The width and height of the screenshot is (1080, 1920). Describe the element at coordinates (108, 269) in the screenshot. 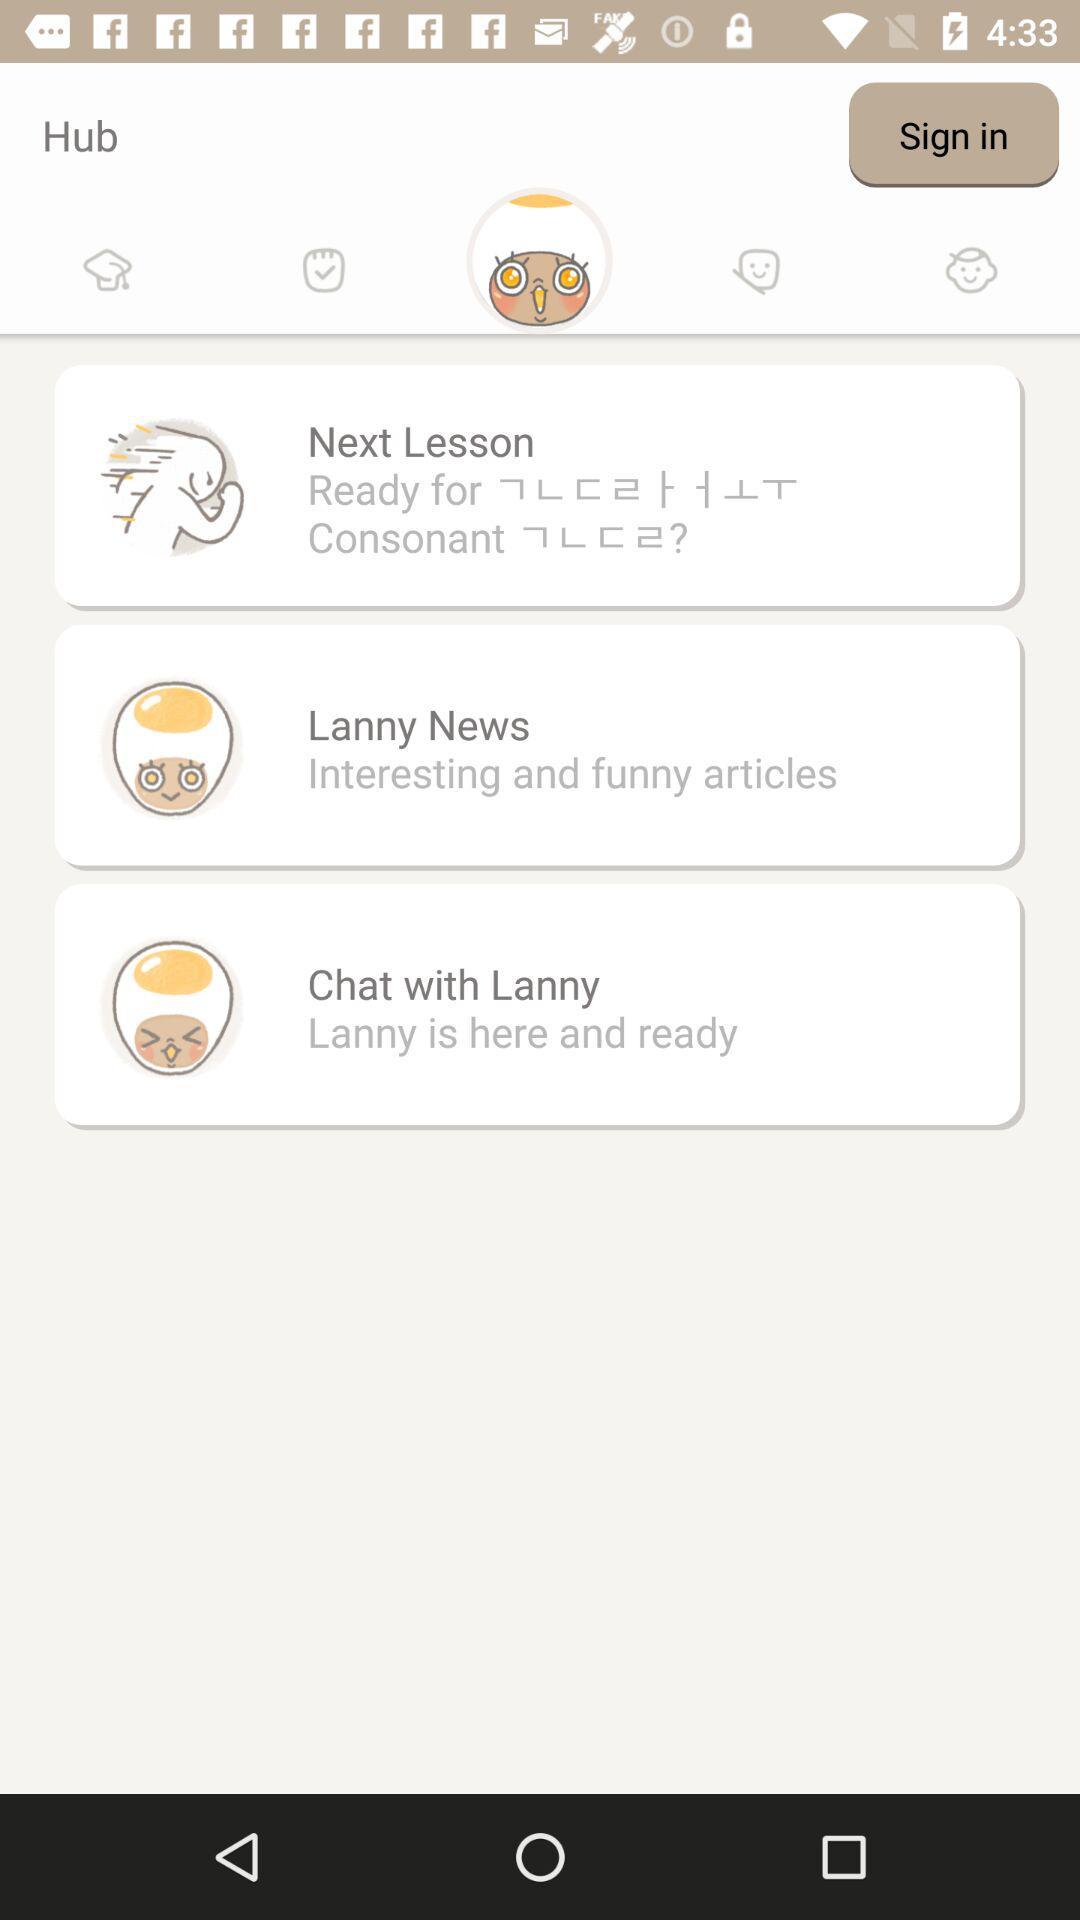

I see `the first icon which is below hub on page` at that location.